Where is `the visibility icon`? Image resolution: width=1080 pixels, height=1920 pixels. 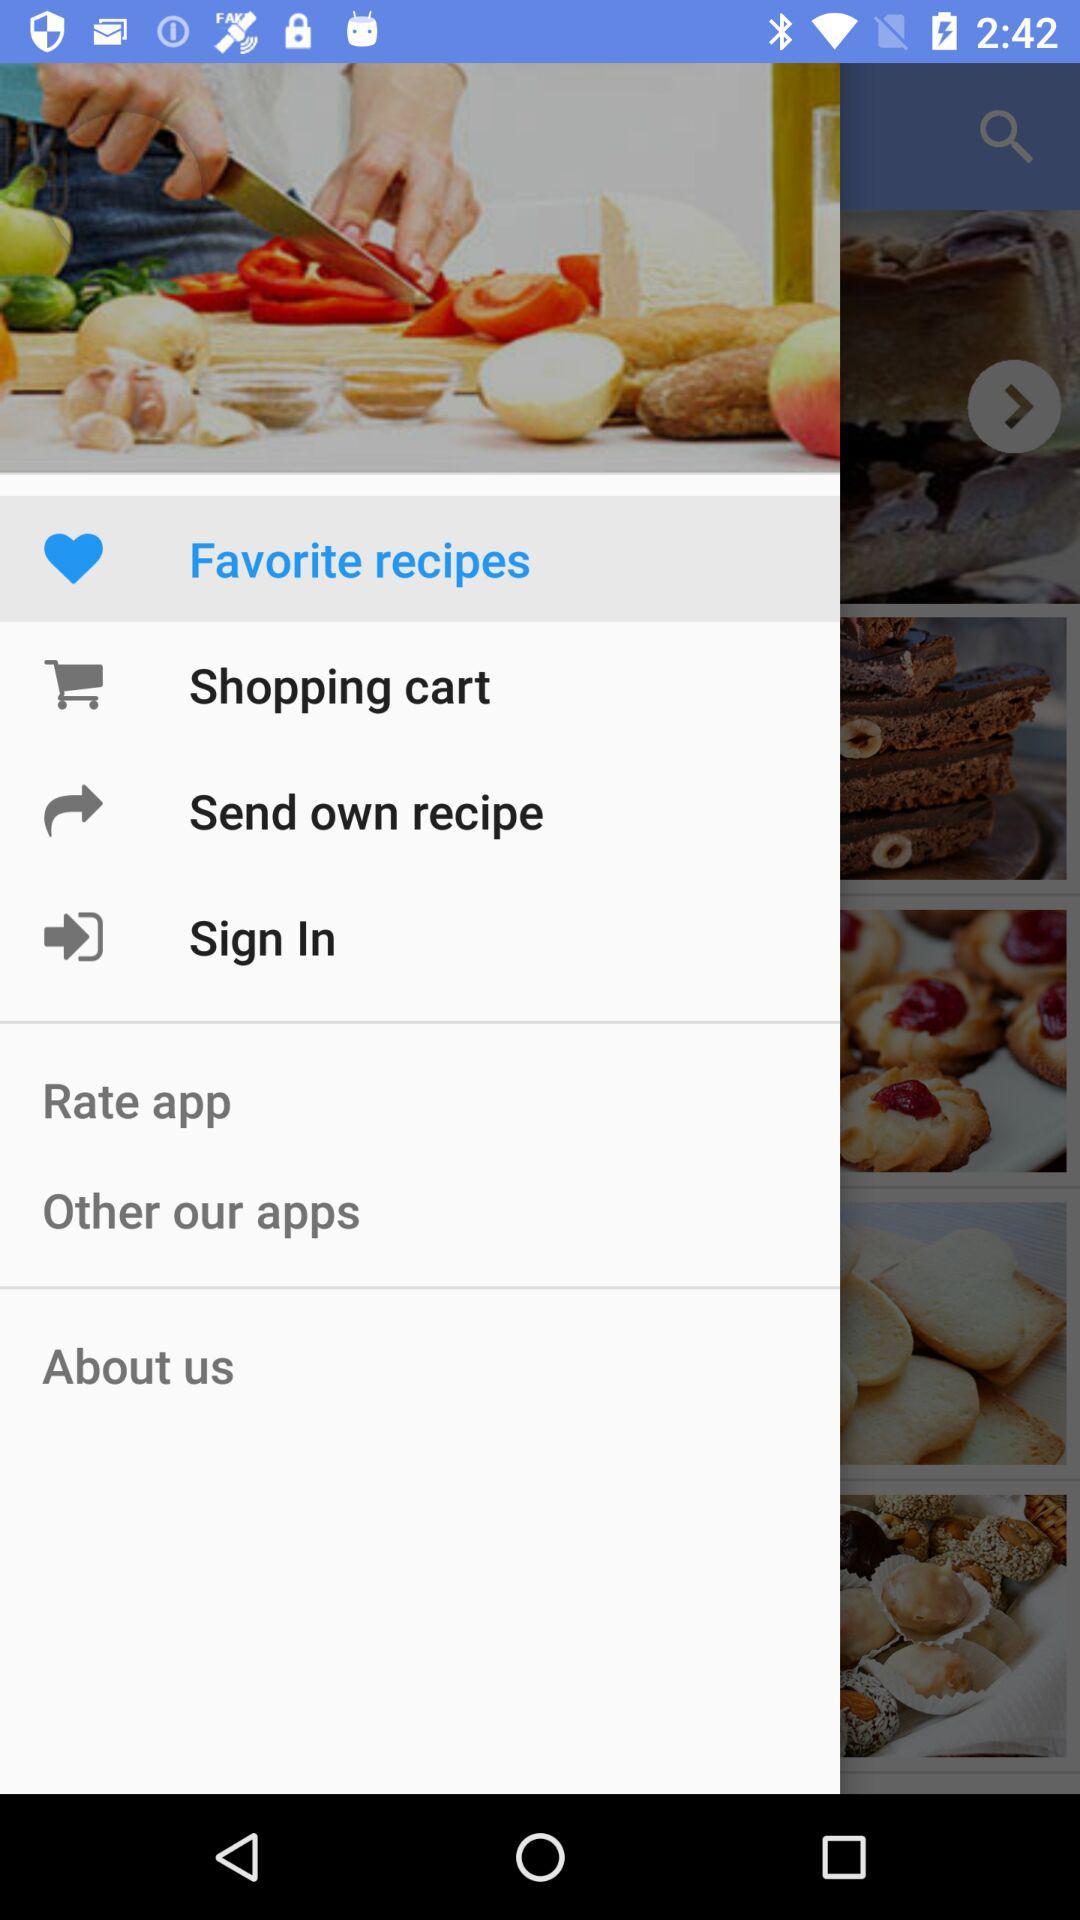
the visibility icon is located at coordinates (1014, 405).